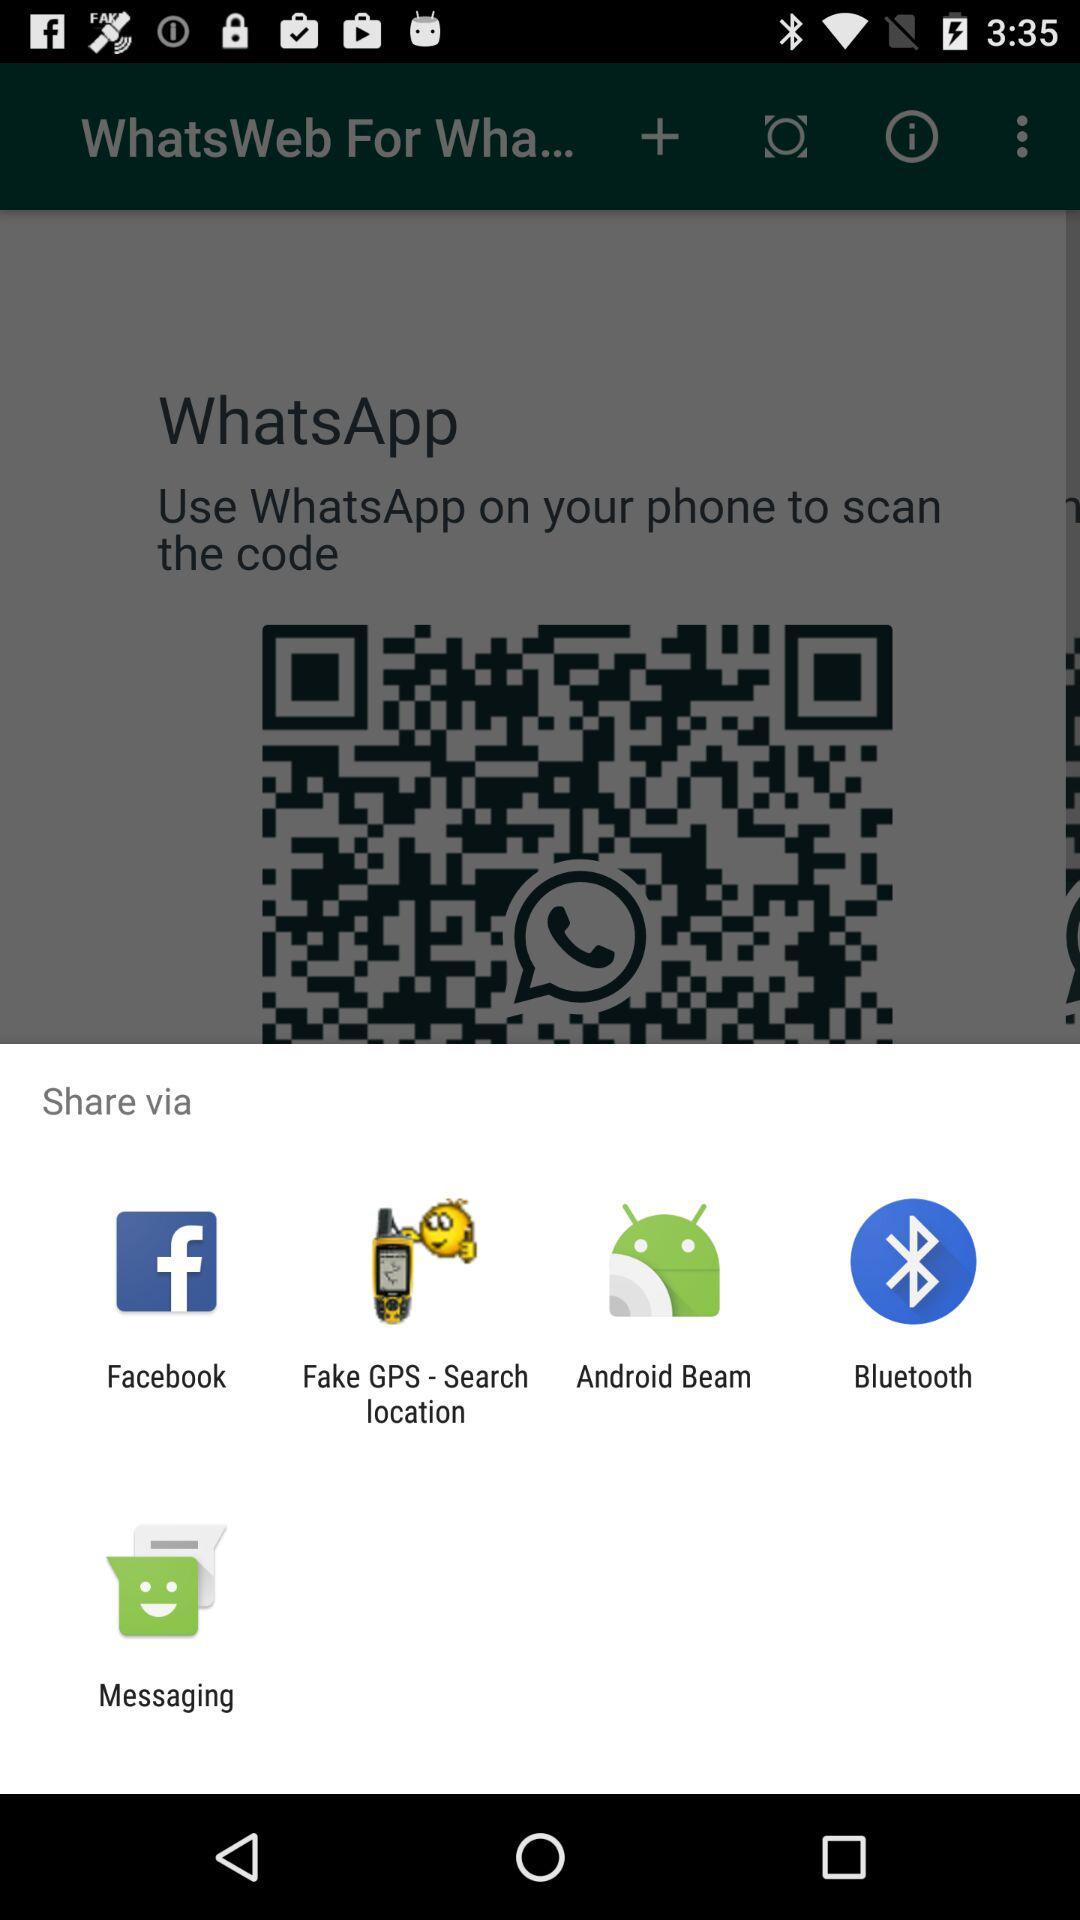 The image size is (1080, 1920). Describe the element at coordinates (664, 1392) in the screenshot. I see `app to the left of the bluetooth icon` at that location.